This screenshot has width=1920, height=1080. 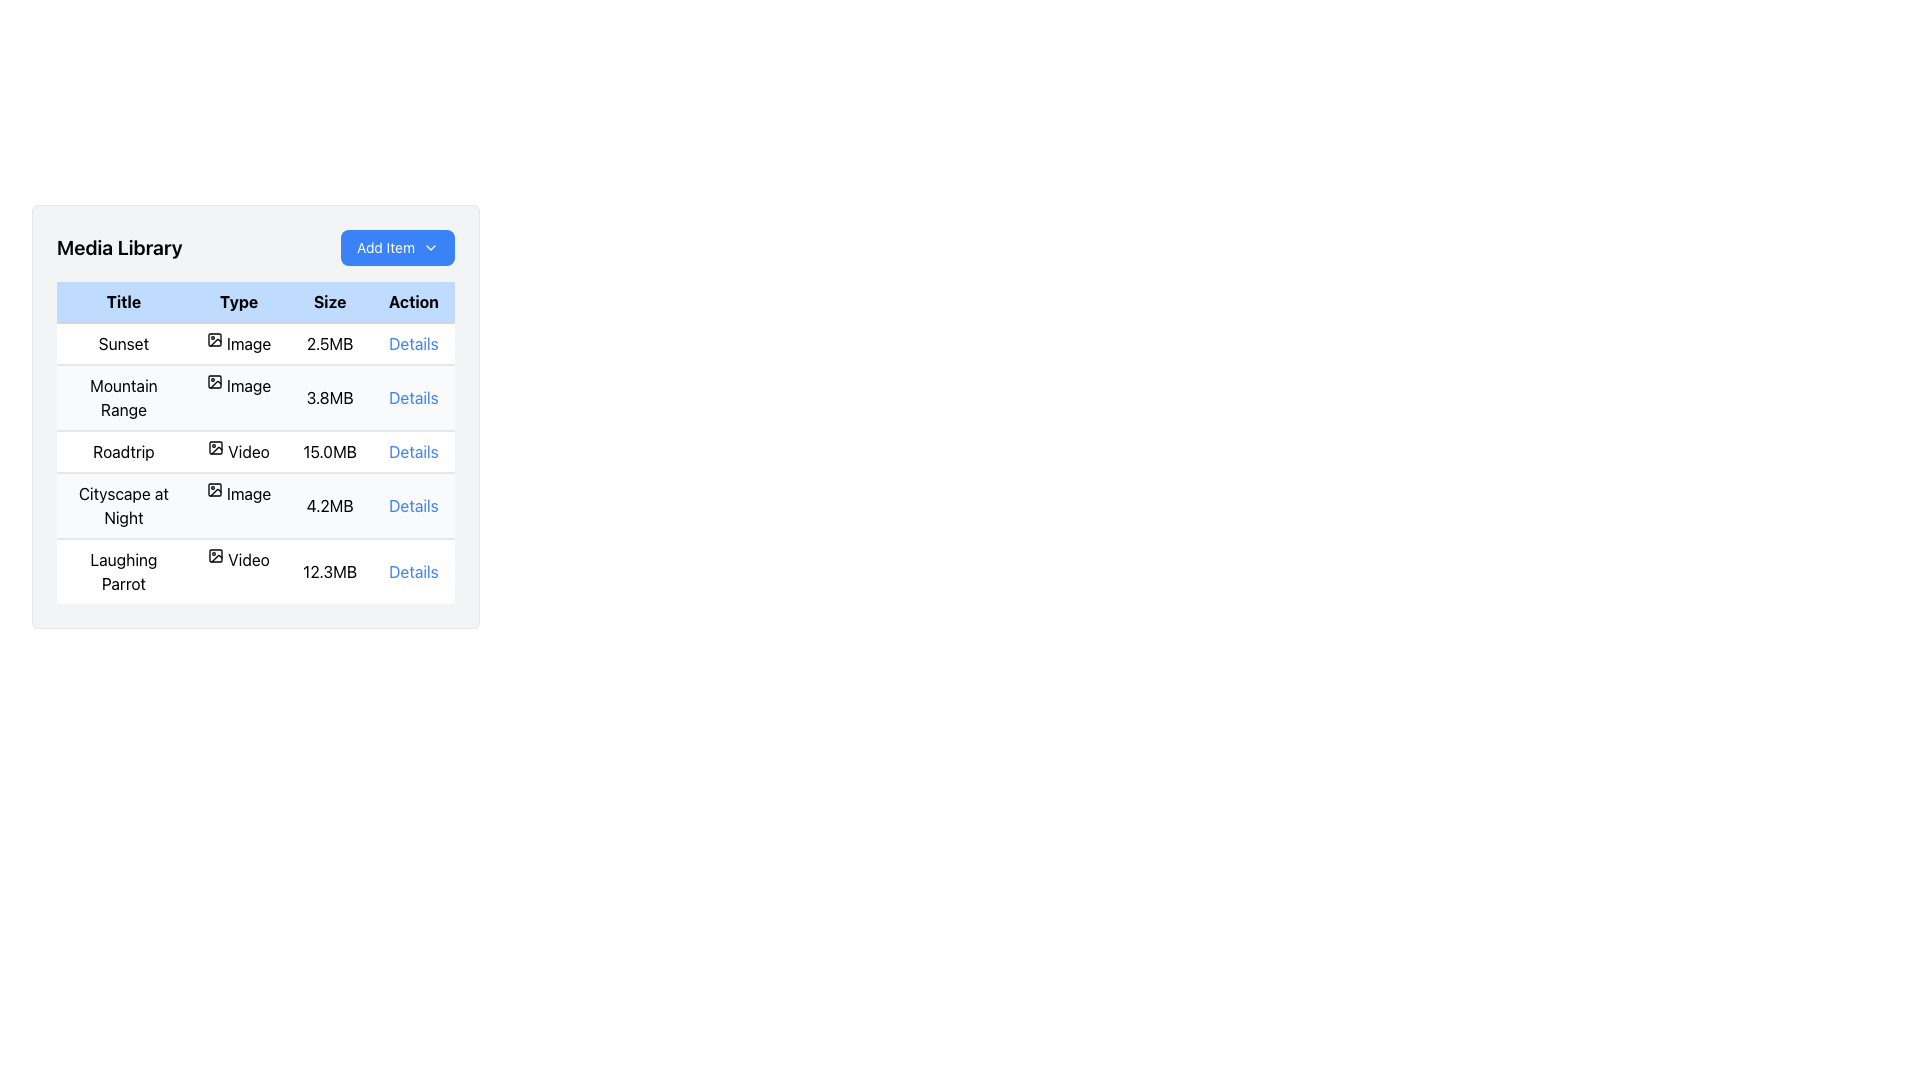 What do you see at coordinates (214, 489) in the screenshot?
I see `the SVG Icon depicting an image frame located in the 'Type' column of the row labeled 'Cityscape at Night'` at bounding box center [214, 489].